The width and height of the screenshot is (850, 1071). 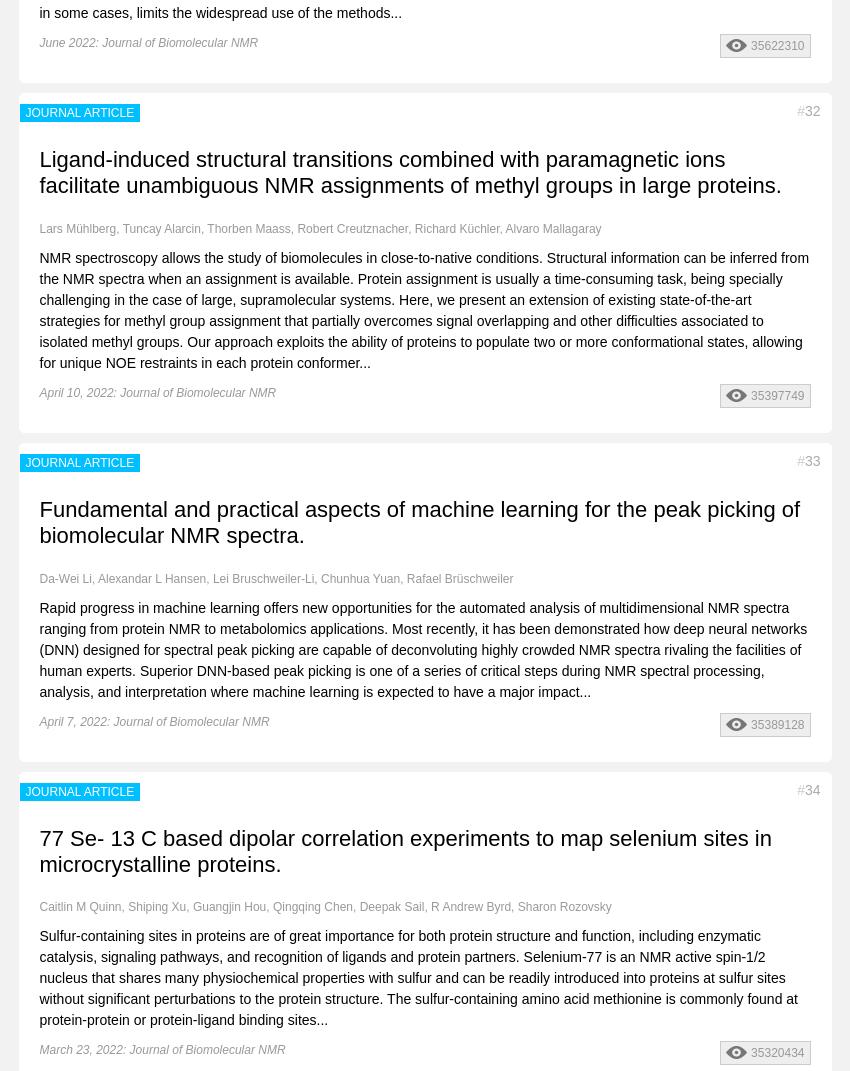 What do you see at coordinates (162, 1050) in the screenshot?
I see `'March 23, 2022: Journal of Biomolecular NMR'` at bounding box center [162, 1050].